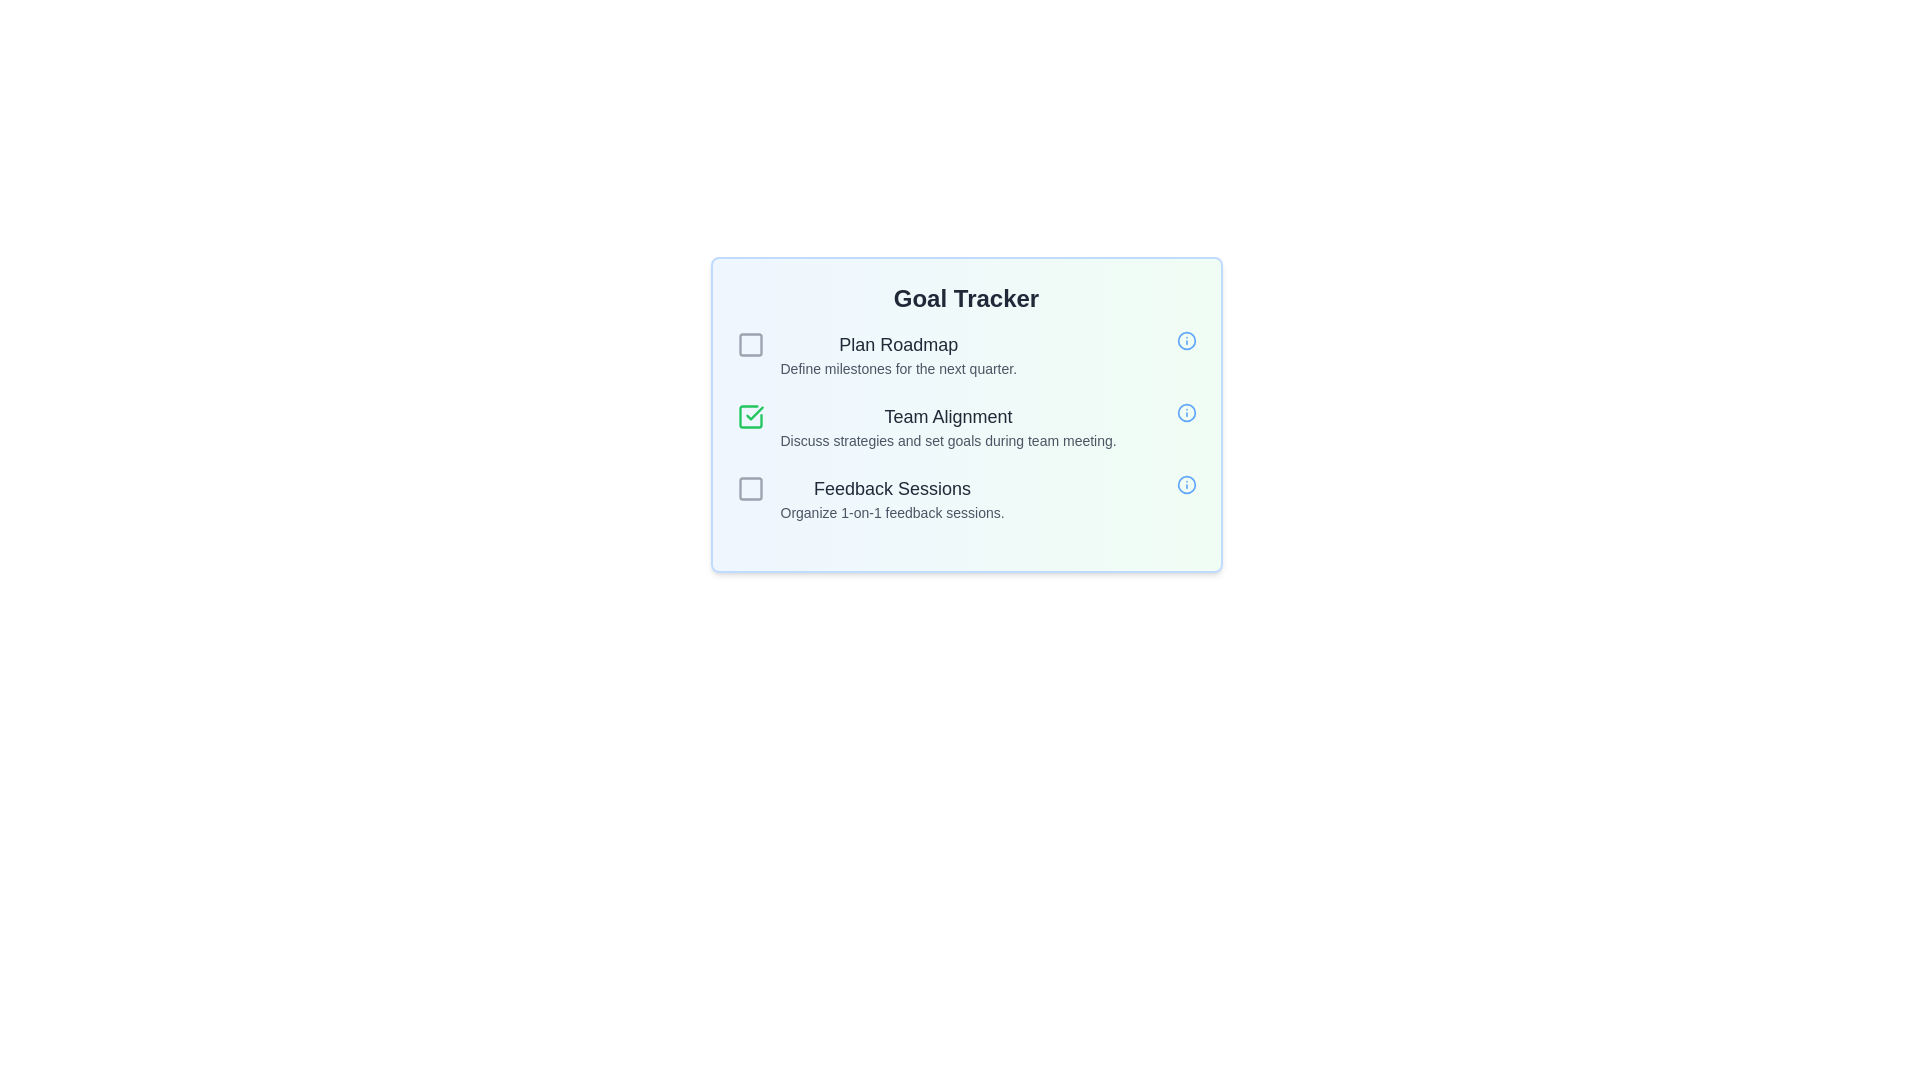 The width and height of the screenshot is (1920, 1080). What do you see at coordinates (897, 353) in the screenshot?
I see `the Text Label that provides the task title 'Plan Roadmap' and description 'Define milestones for the next quarter.'` at bounding box center [897, 353].